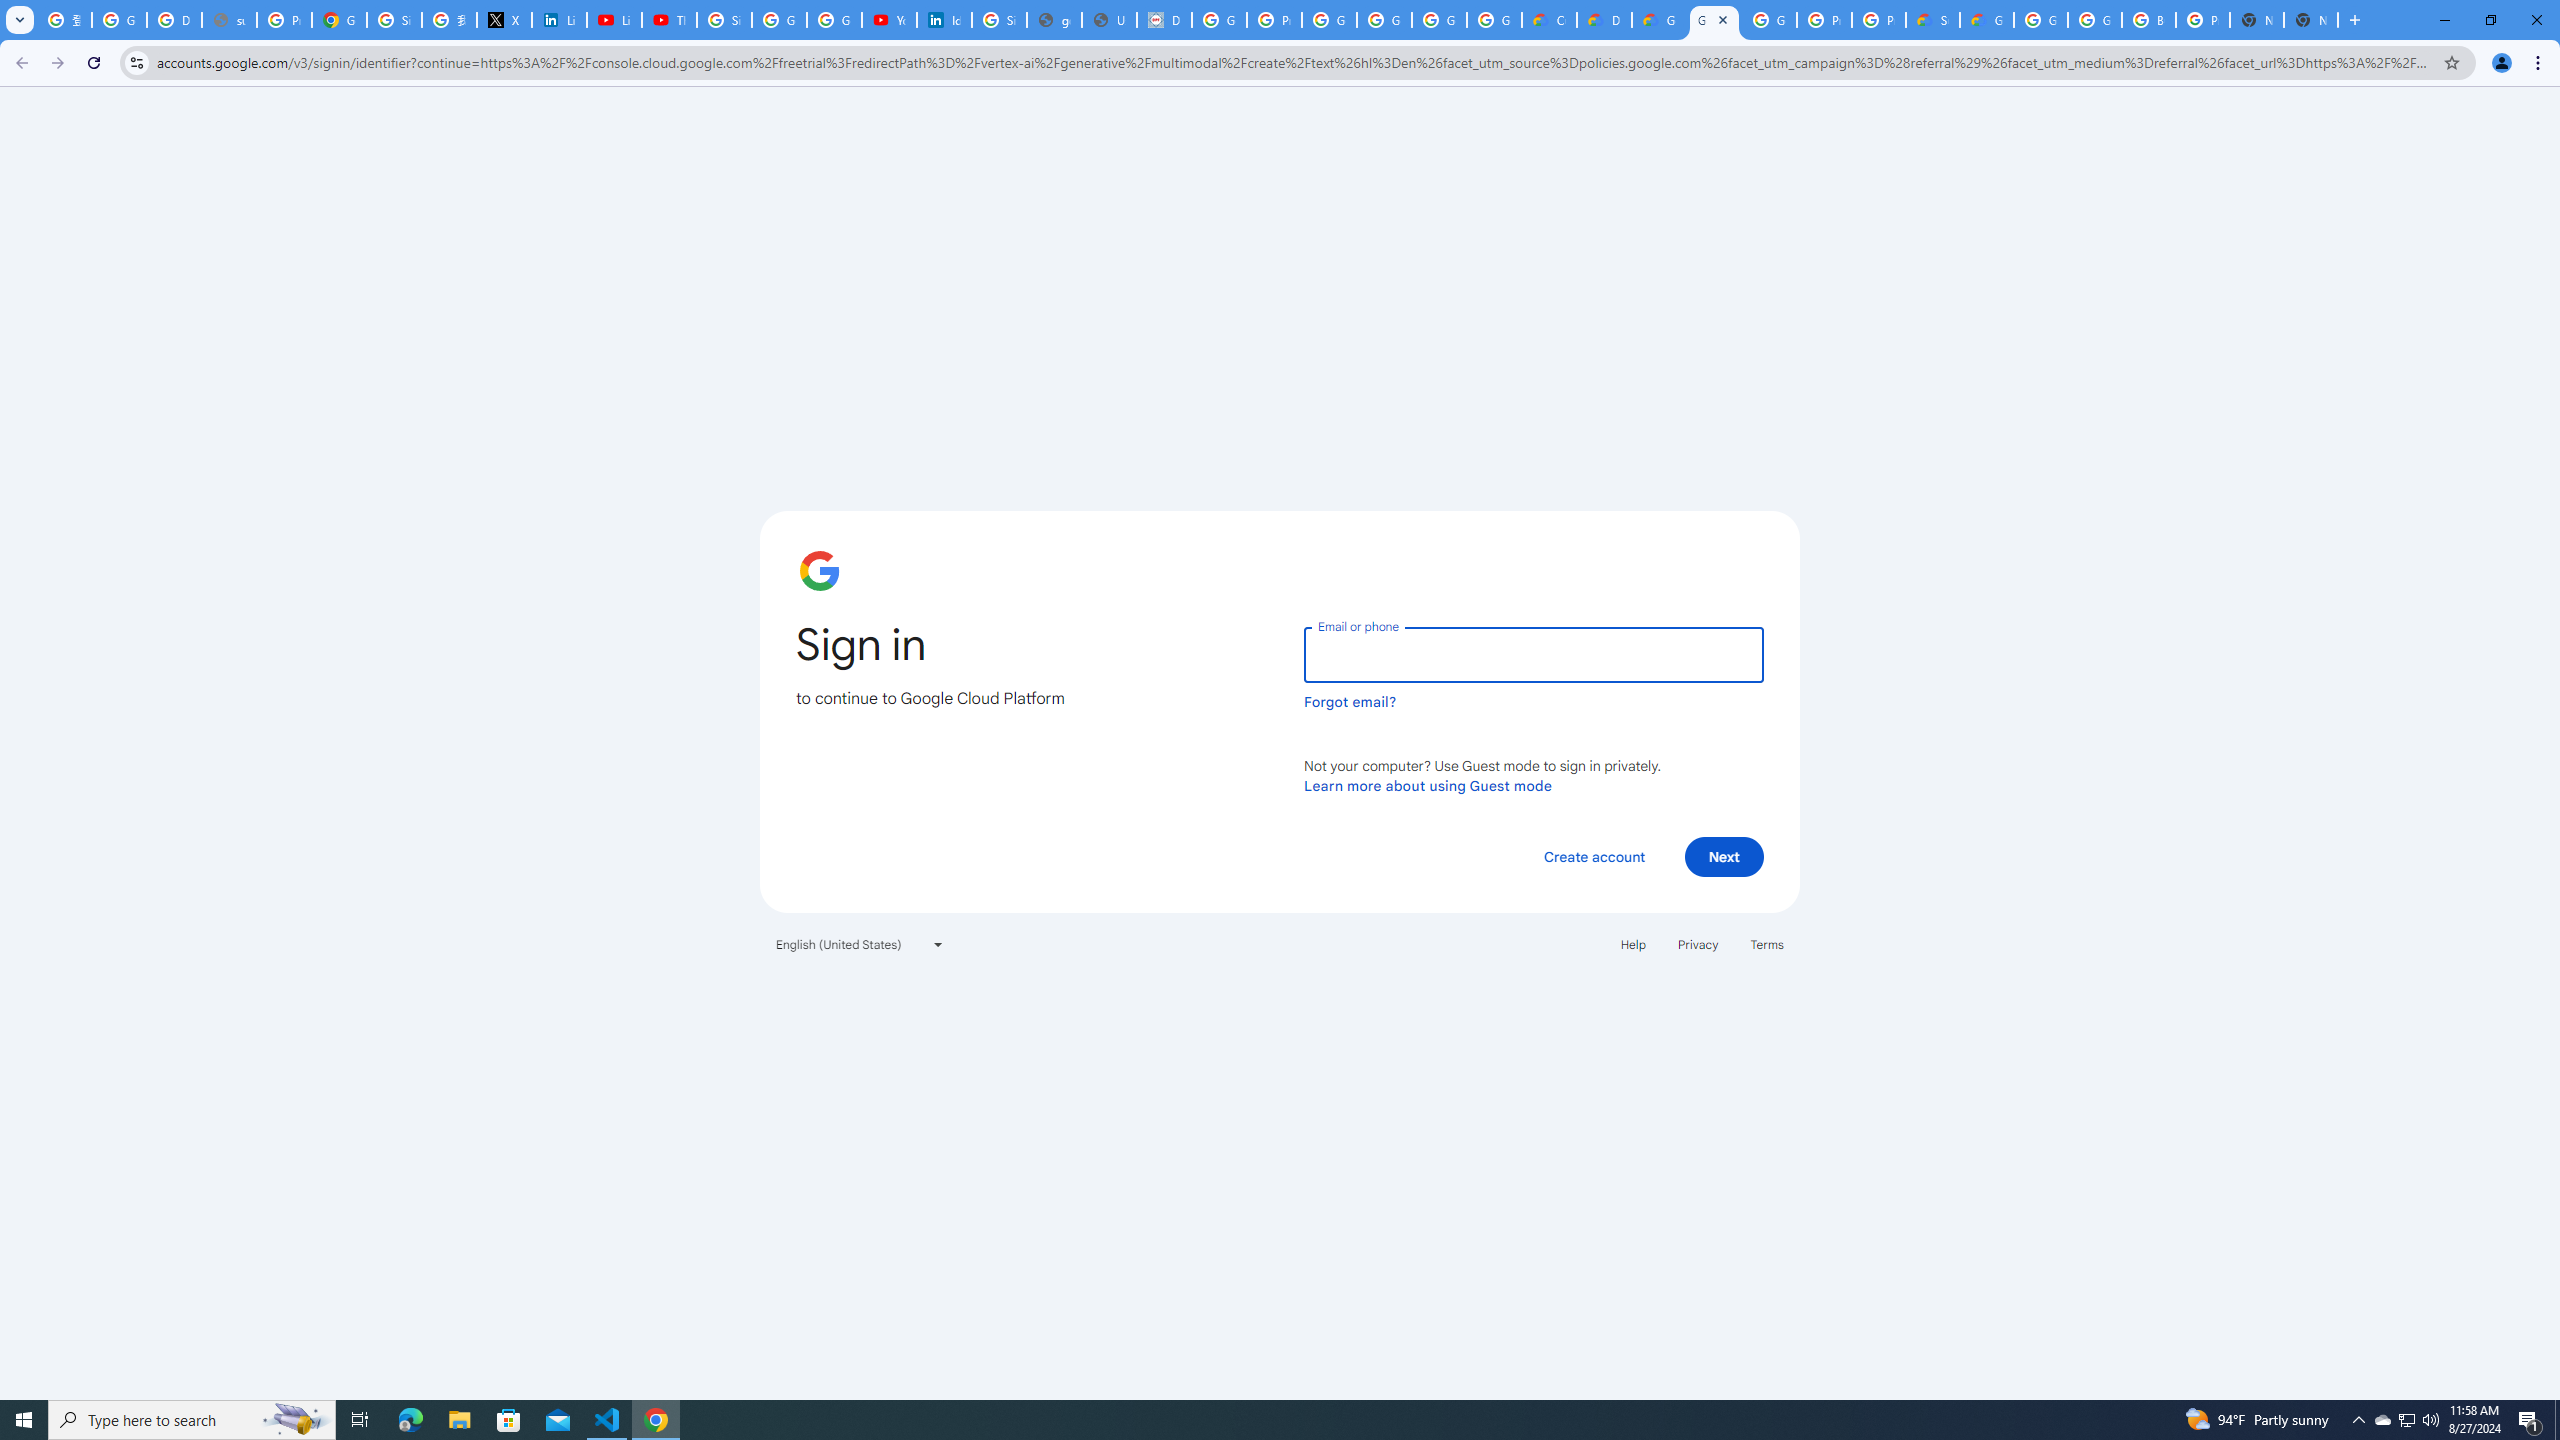  Describe the element at coordinates (1724, 855) in the screenshot. I see `'Next'` at that location.